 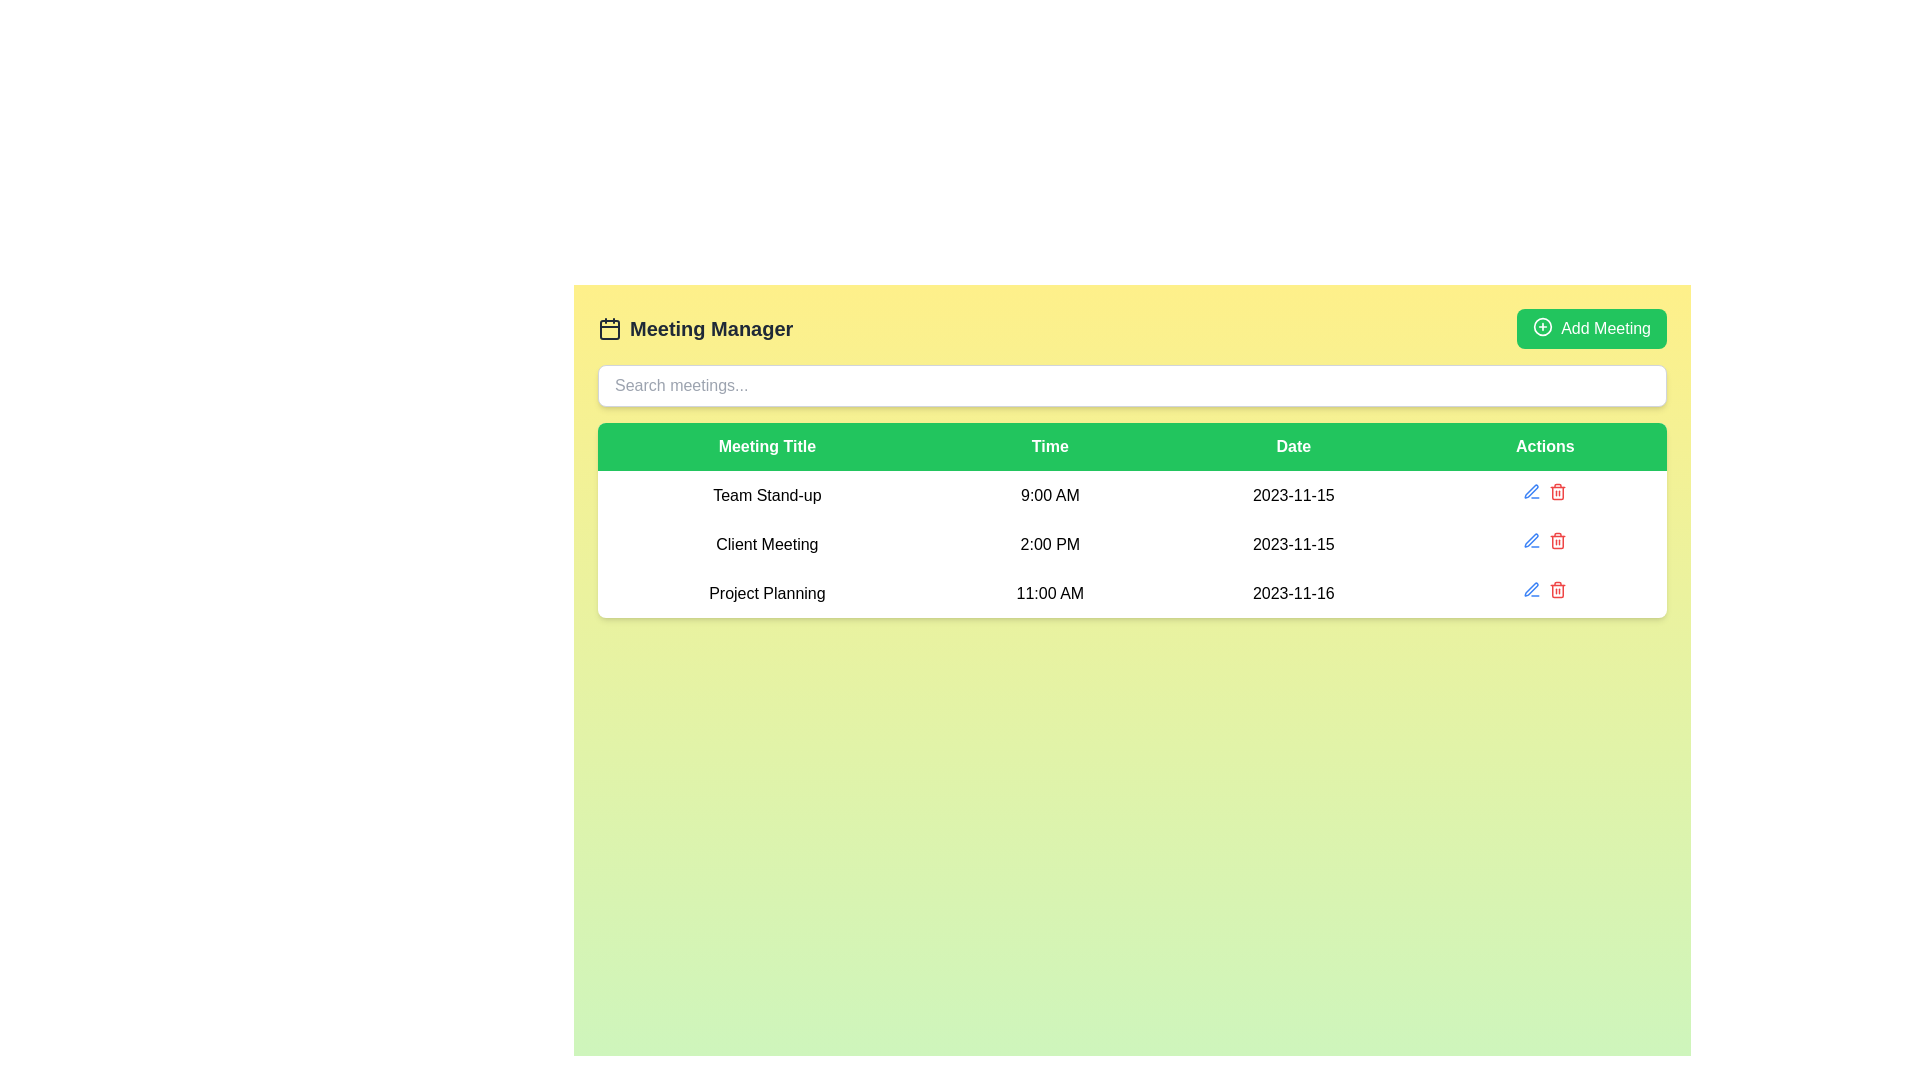 What do you see at coordinates (1542, 326) in the screenshot?
I see `the icon located to the left of the 'Add Meeting' text within the green button in the top-right corner of the interface` at bounding box center [1542, 326].